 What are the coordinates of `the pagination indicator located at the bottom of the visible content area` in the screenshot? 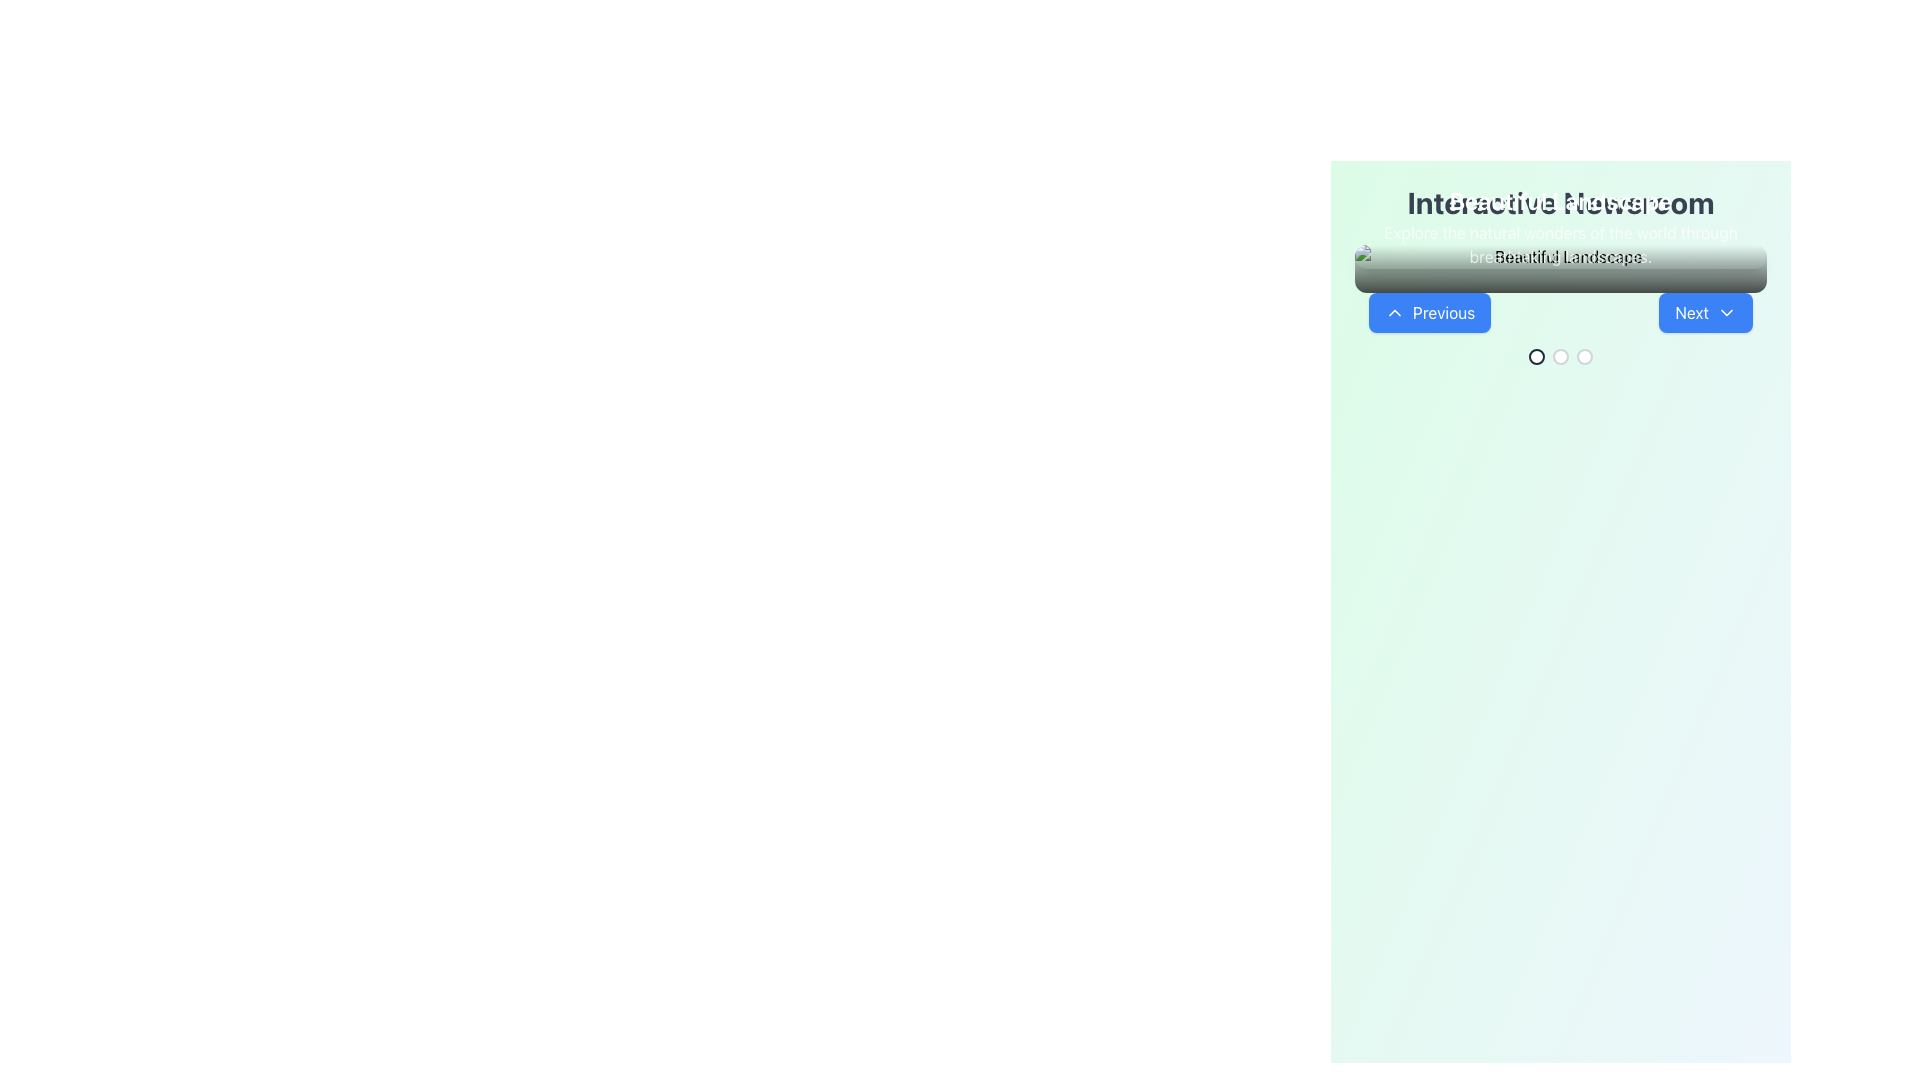 It's located at (1559, 356).